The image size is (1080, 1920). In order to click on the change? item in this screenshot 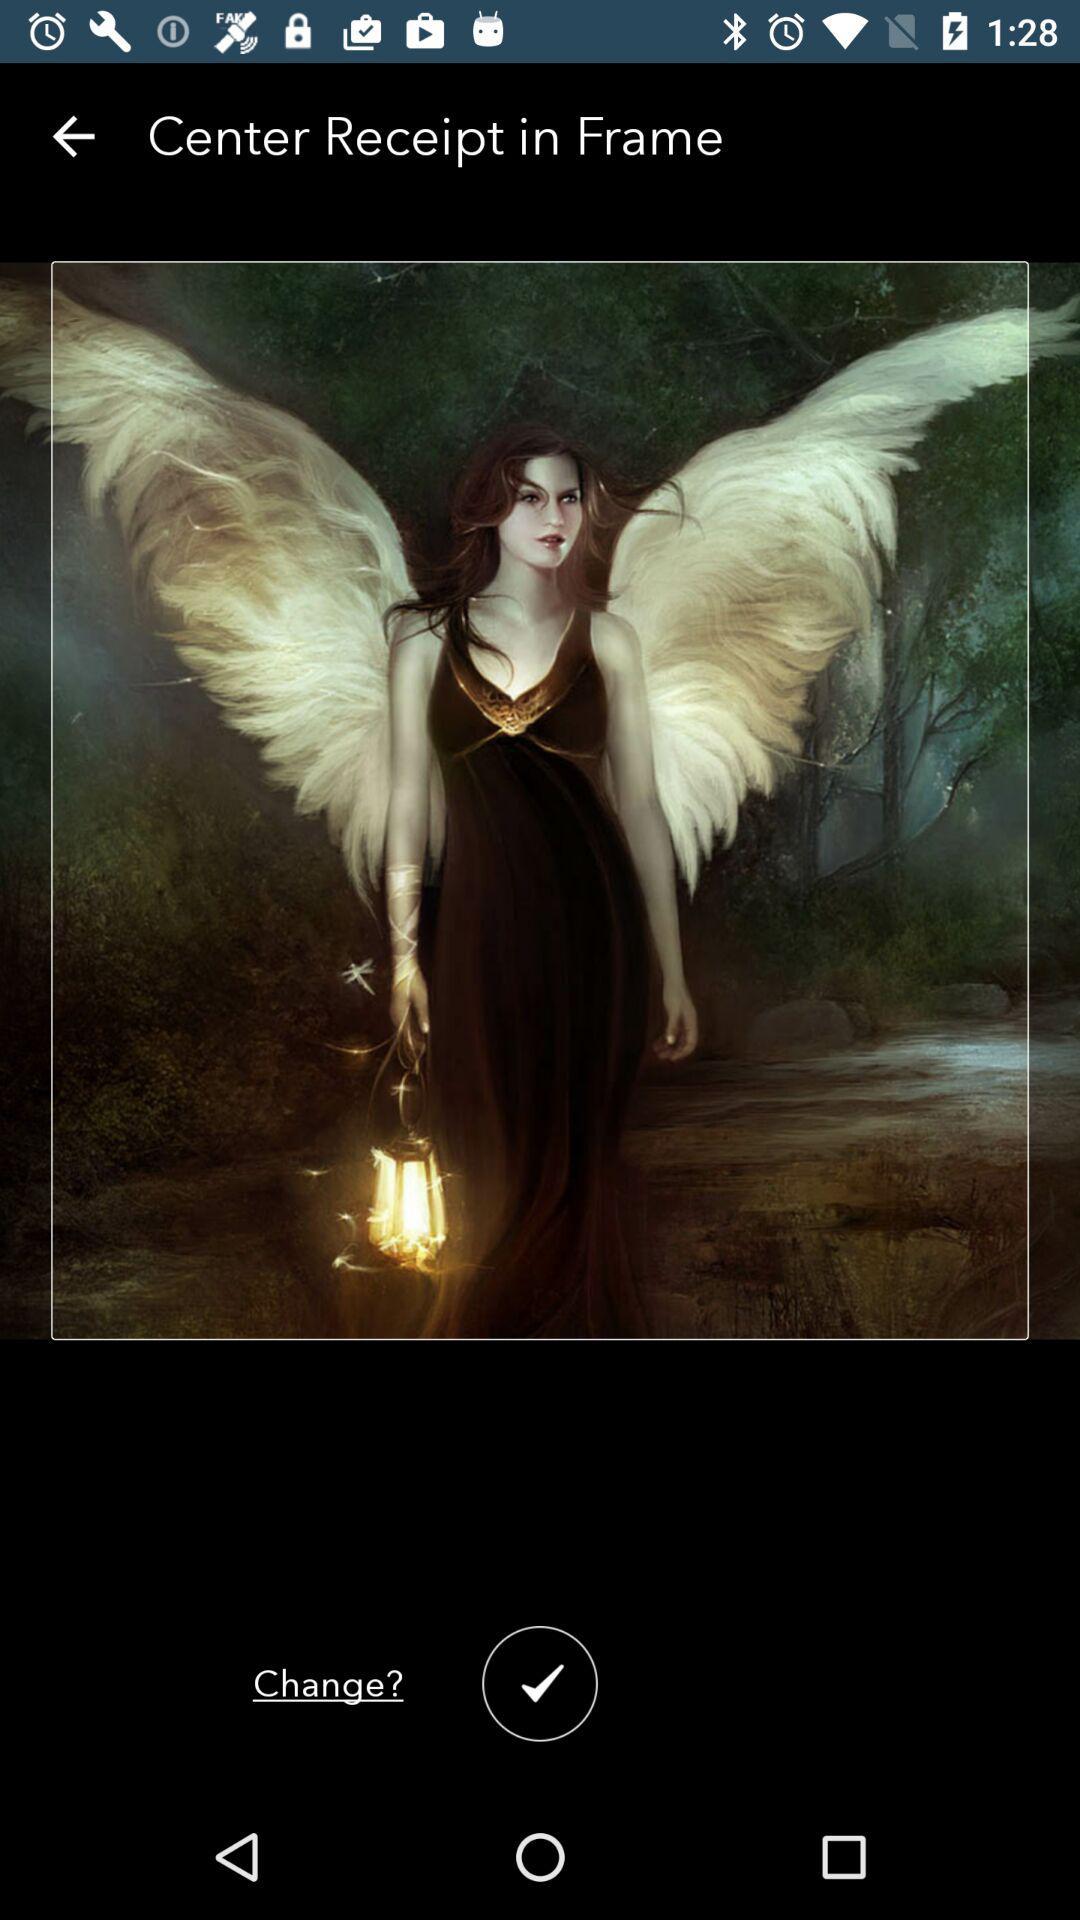, I will do `click(327, 1682)`.